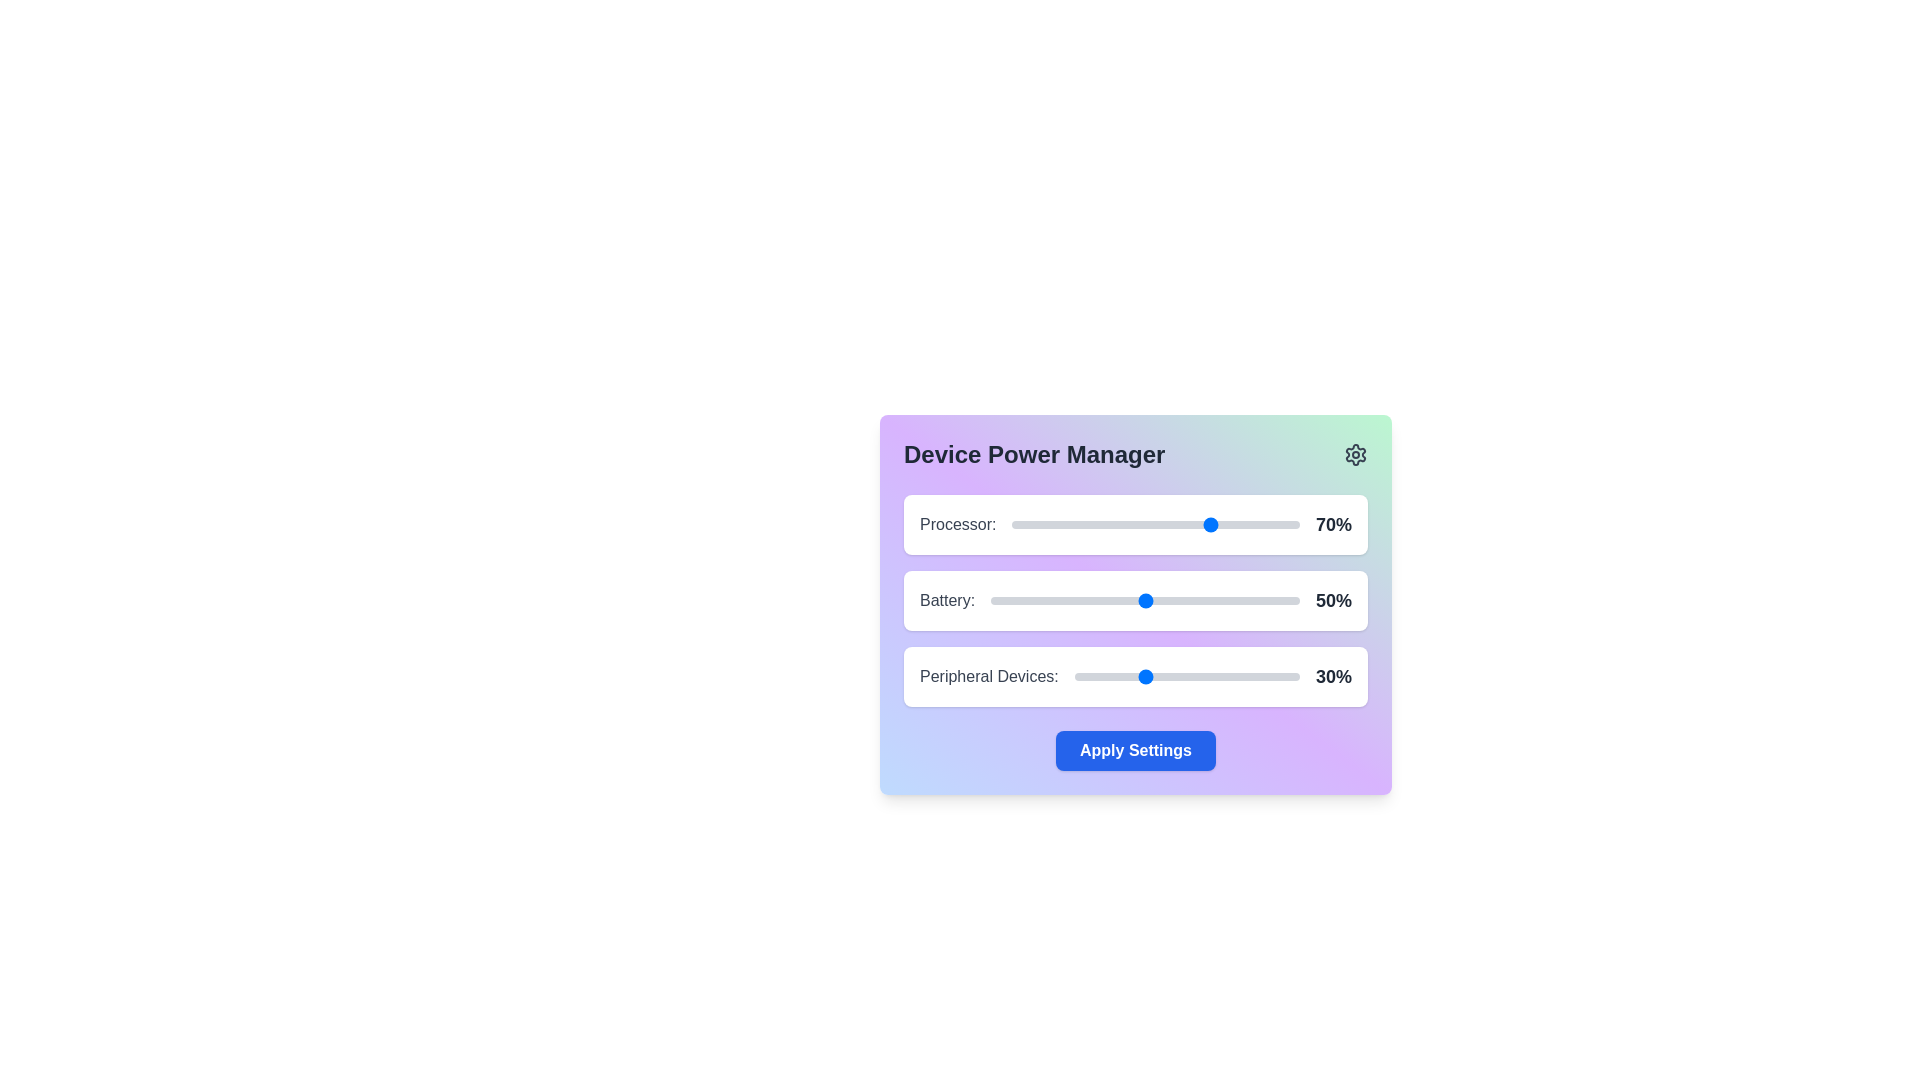  Describe the element at coordinates (1045, 523) in the screenshot. I see `the 'Processor' slider to 12% power` at that location.